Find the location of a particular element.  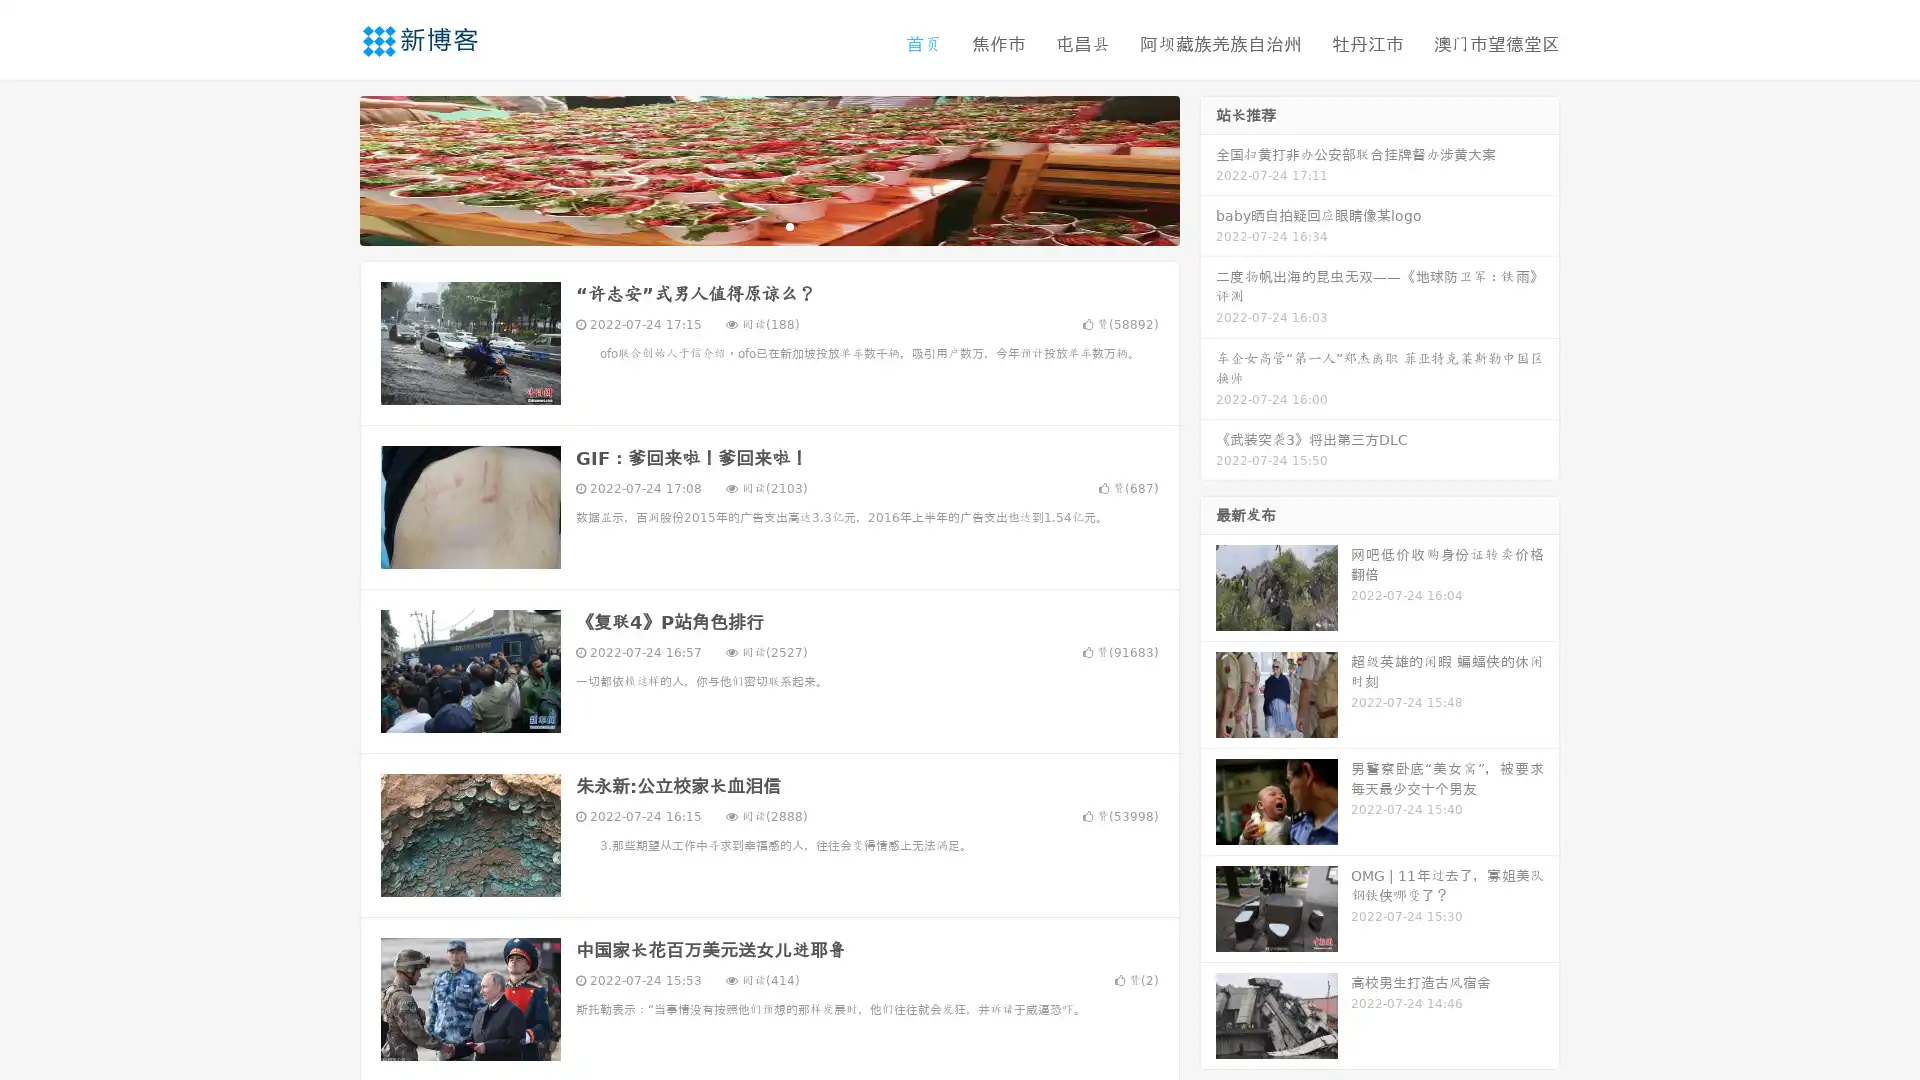

Go to slide 1 is located at coordinates (748, 225).